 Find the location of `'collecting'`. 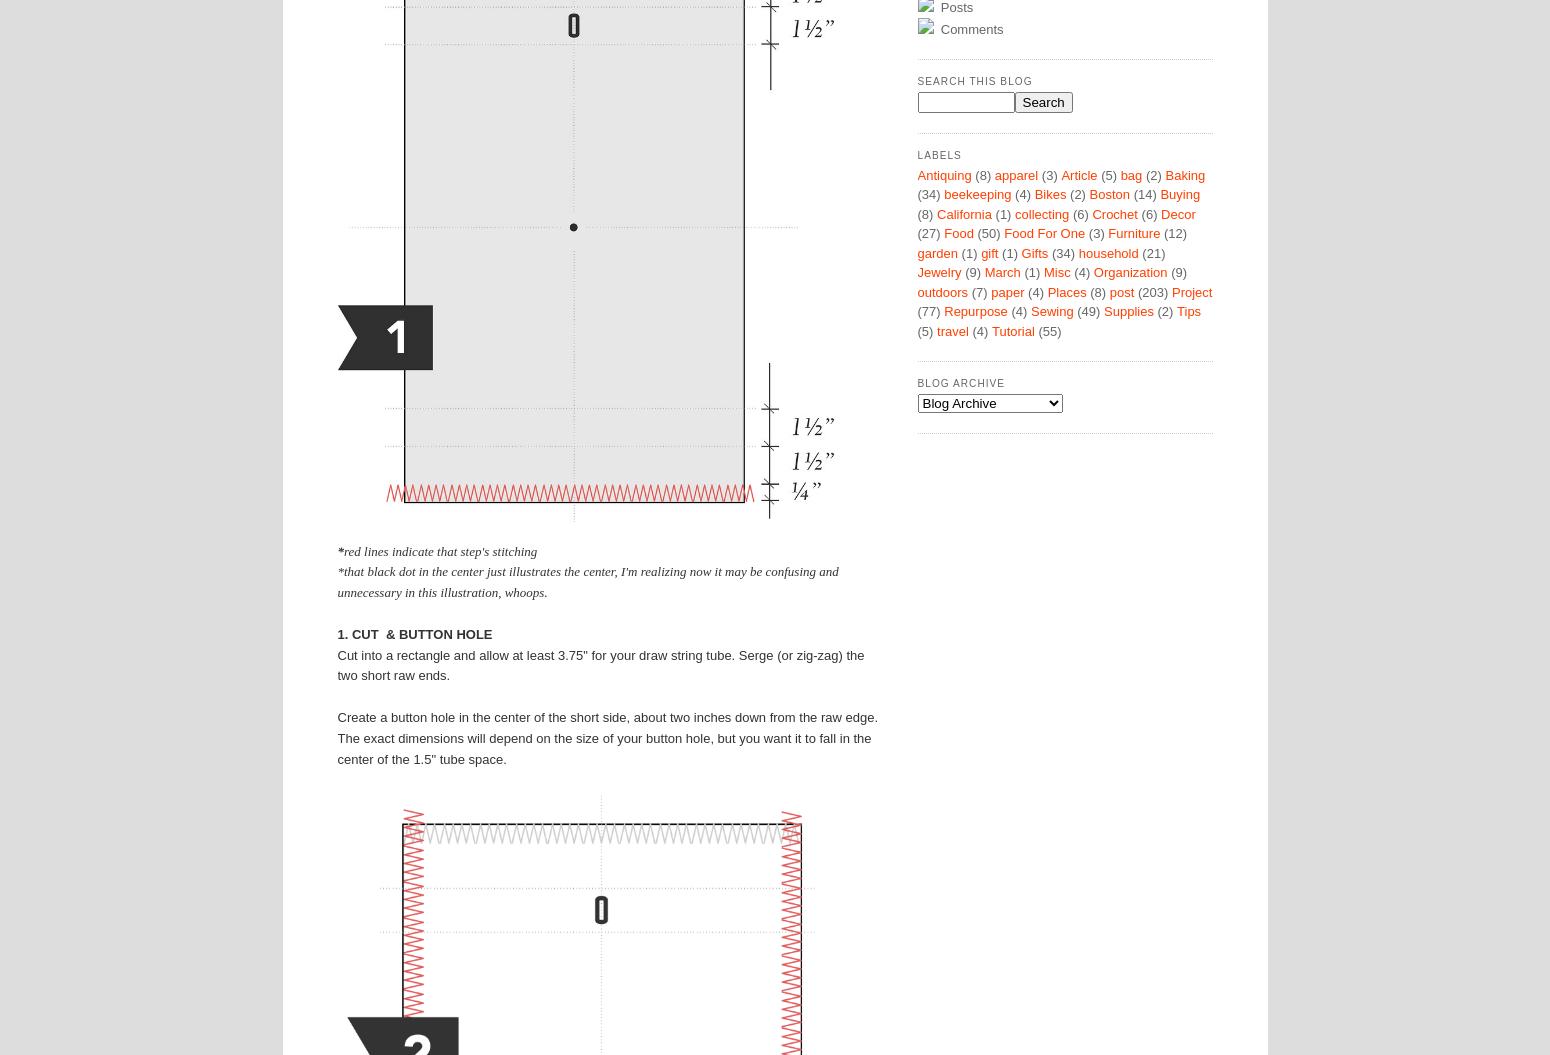

'collecting' is located at coordinates (1042, 212).